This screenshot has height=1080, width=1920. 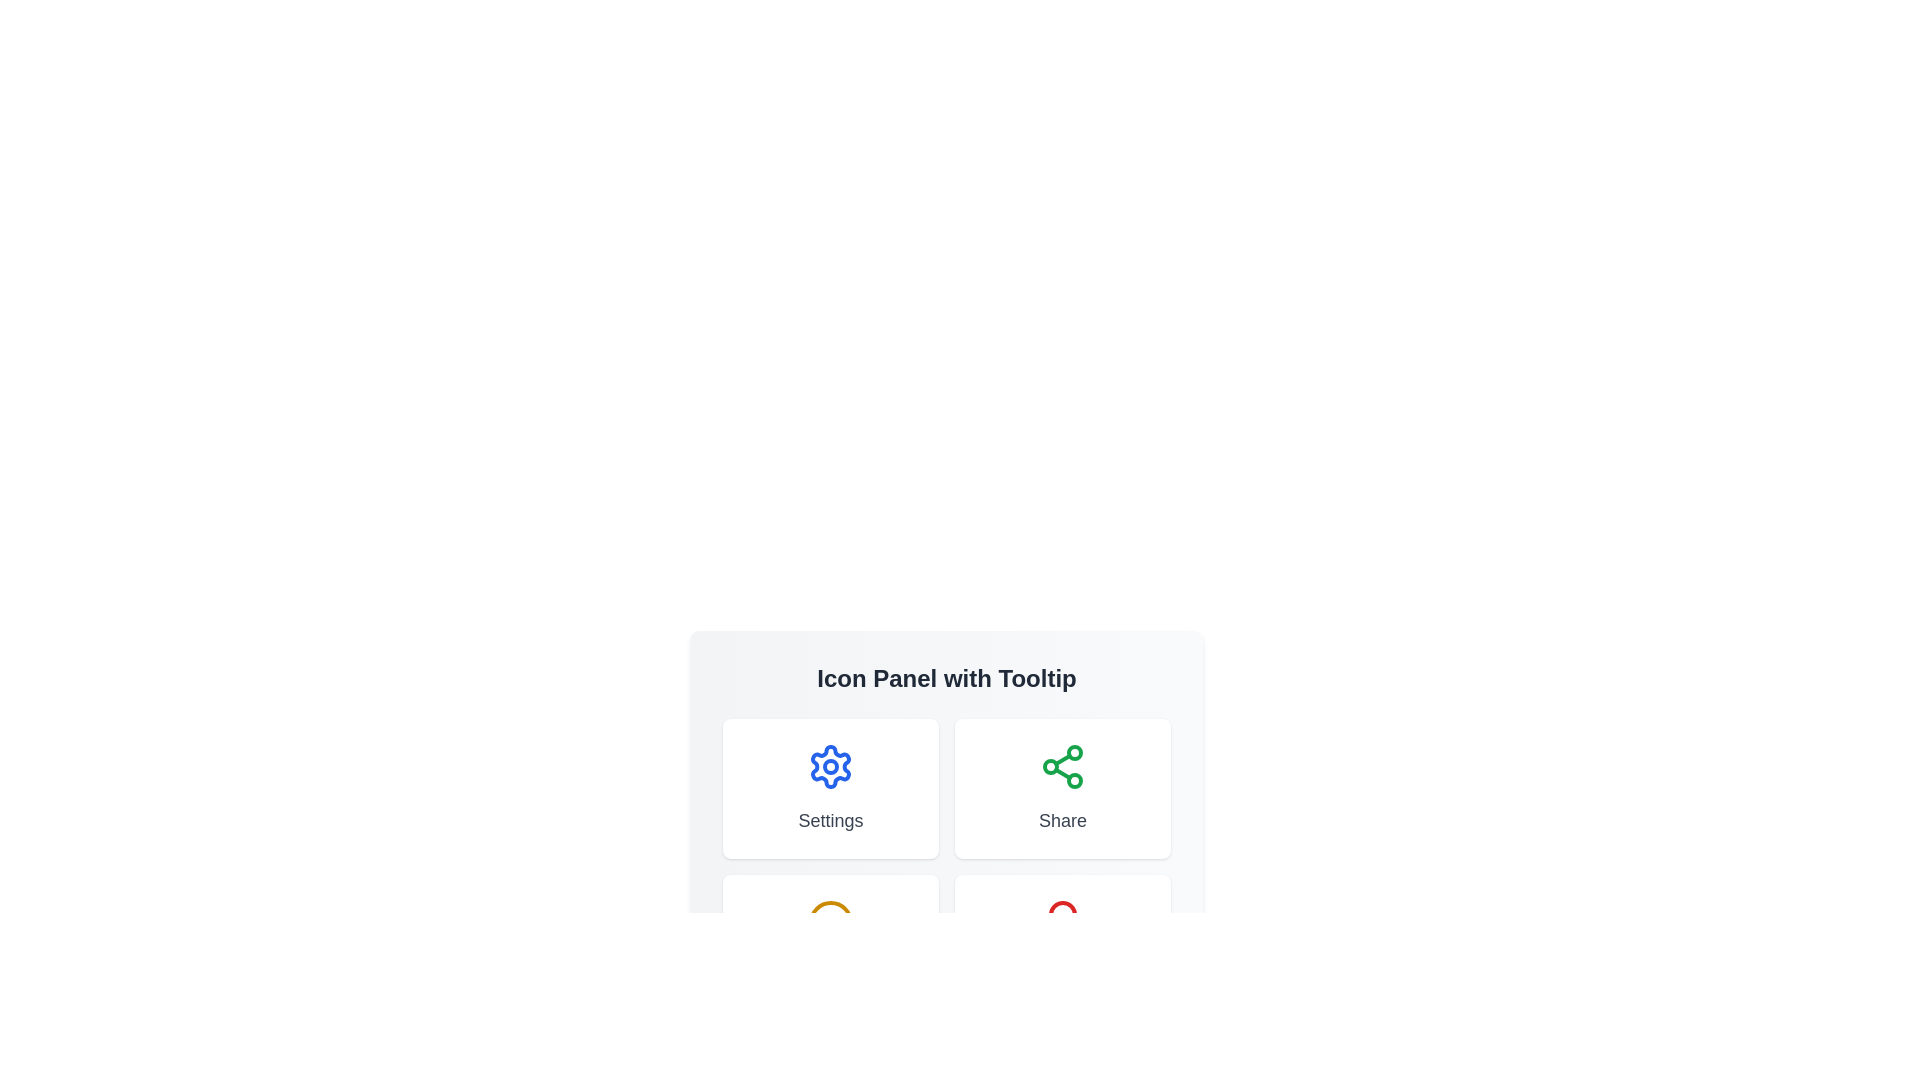 What do you see at coordinates (1061, 821) in the screenshot?
I see `the 'Share' static text element, which is styled in light gray and positioned beneath the green sharing icon in the top-right tile of the icon grid` at bounding box center [1061, 821].